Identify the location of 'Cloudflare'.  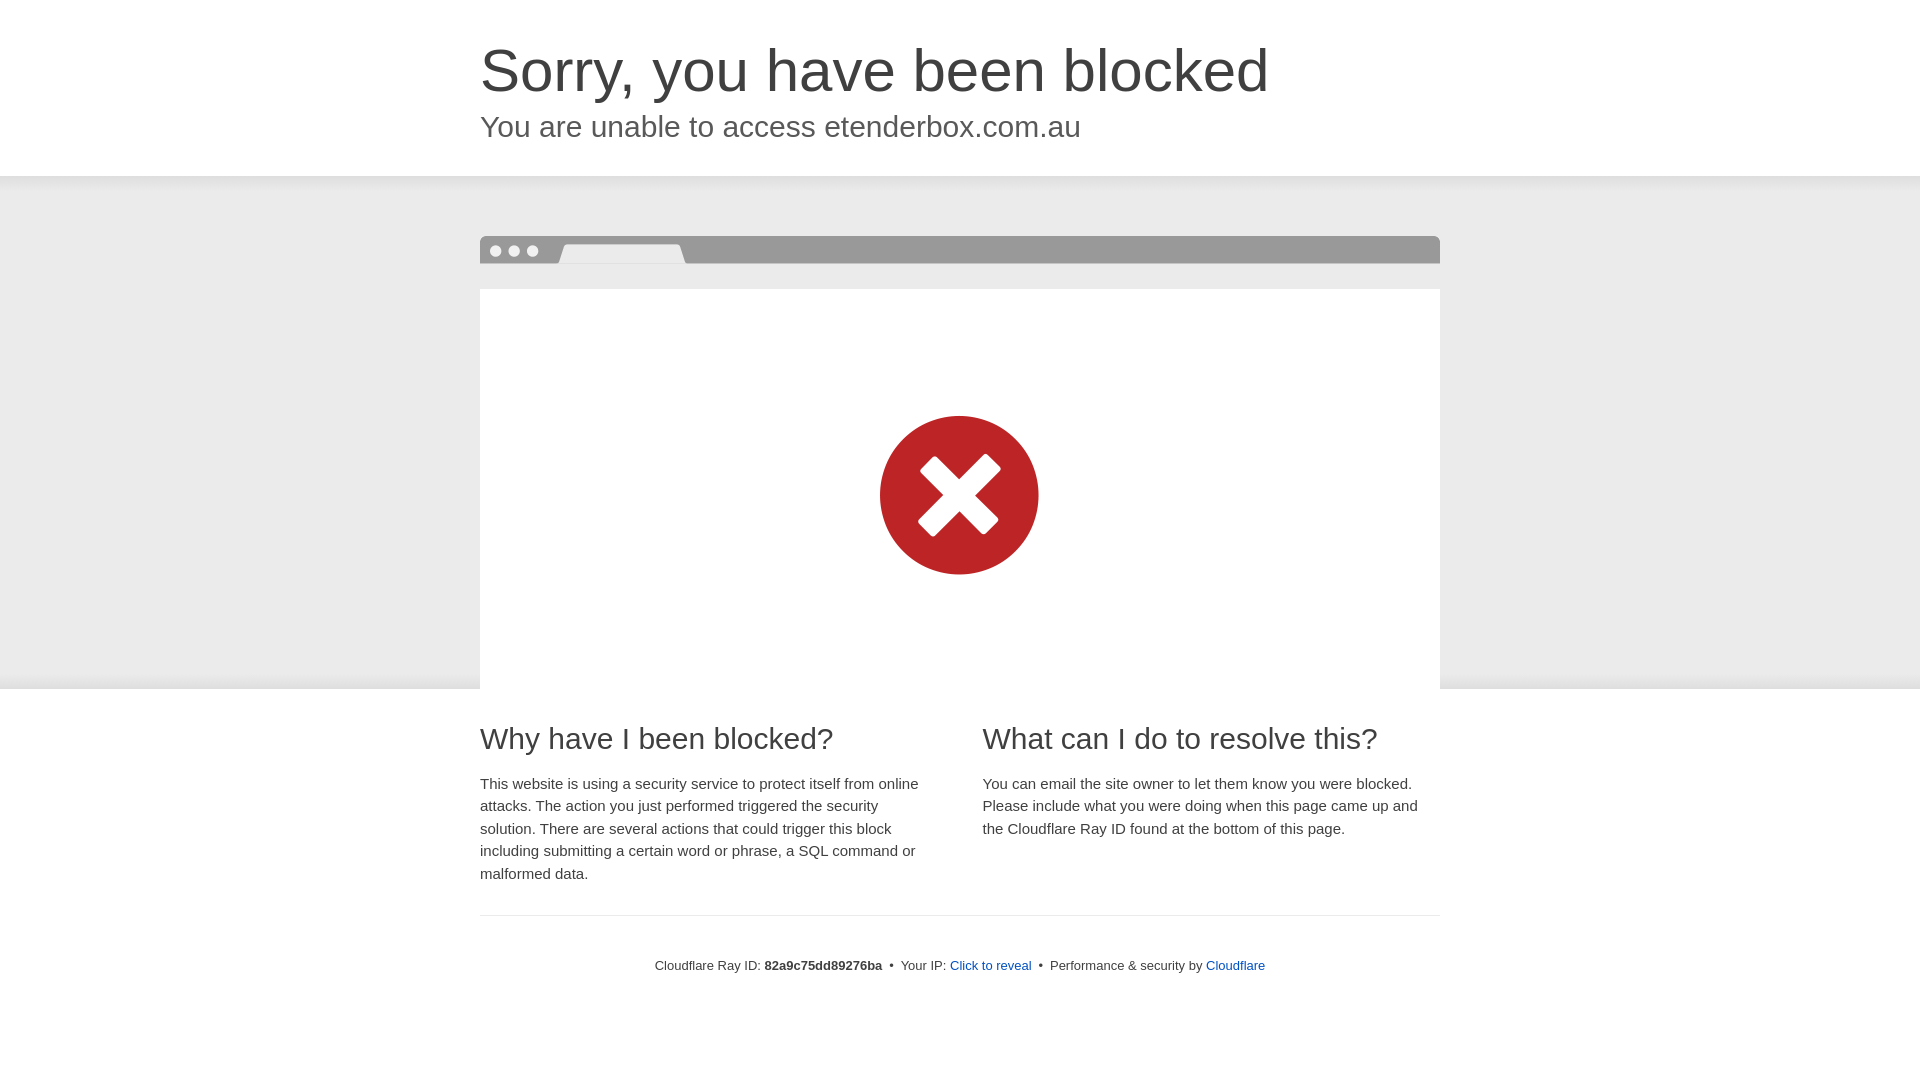
(1204, 964).